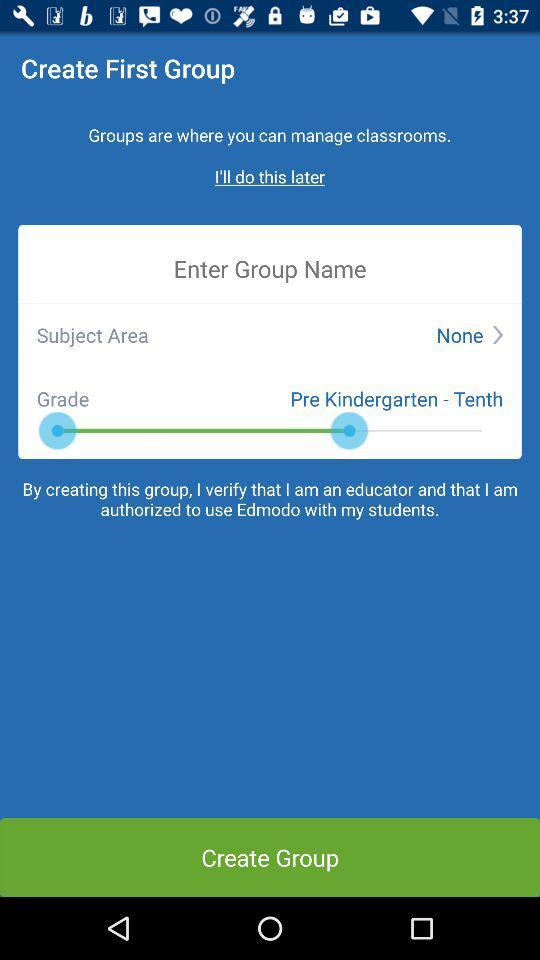 This screenshot has height=960, width=540. What do you see at coordinates (270, 175) in the screenshot?
I see `i ll do item` at bounding box center [270, 175].